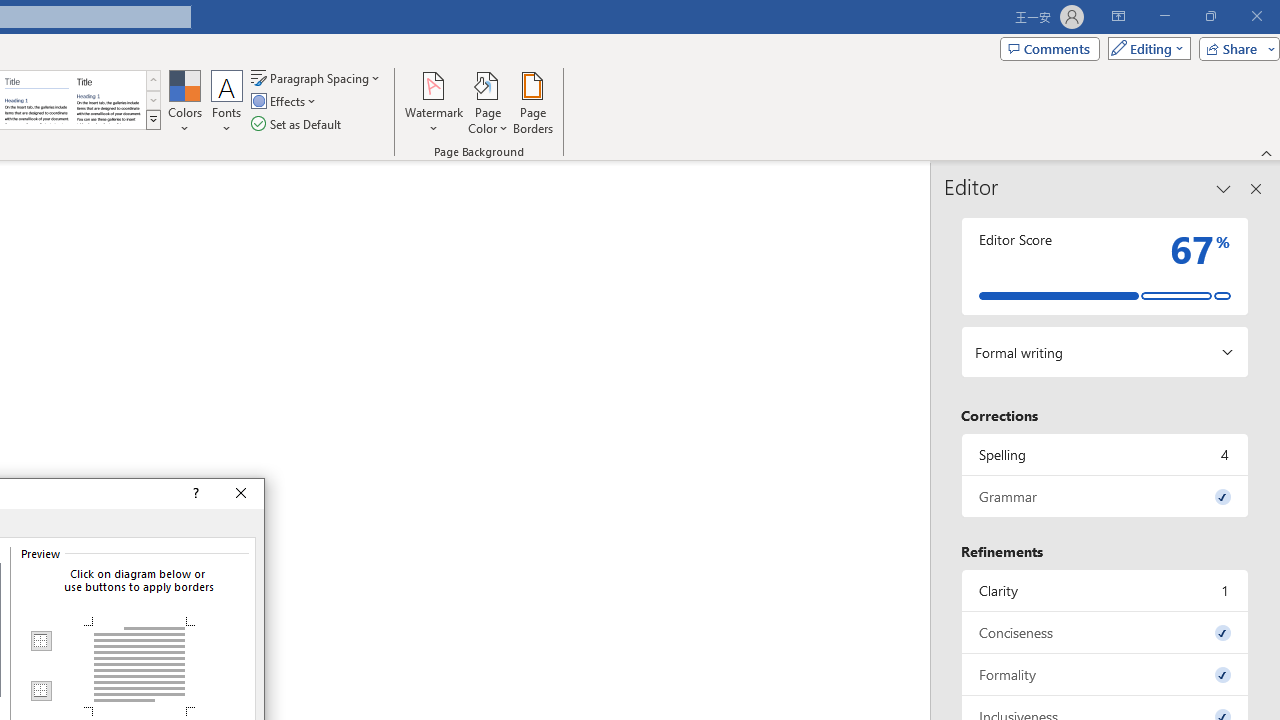 The image size is (1280, 720). What do you see at coordinates (227, 103) in the screenshot?
I see `'Fonts'` at bounding box center [227, 103].